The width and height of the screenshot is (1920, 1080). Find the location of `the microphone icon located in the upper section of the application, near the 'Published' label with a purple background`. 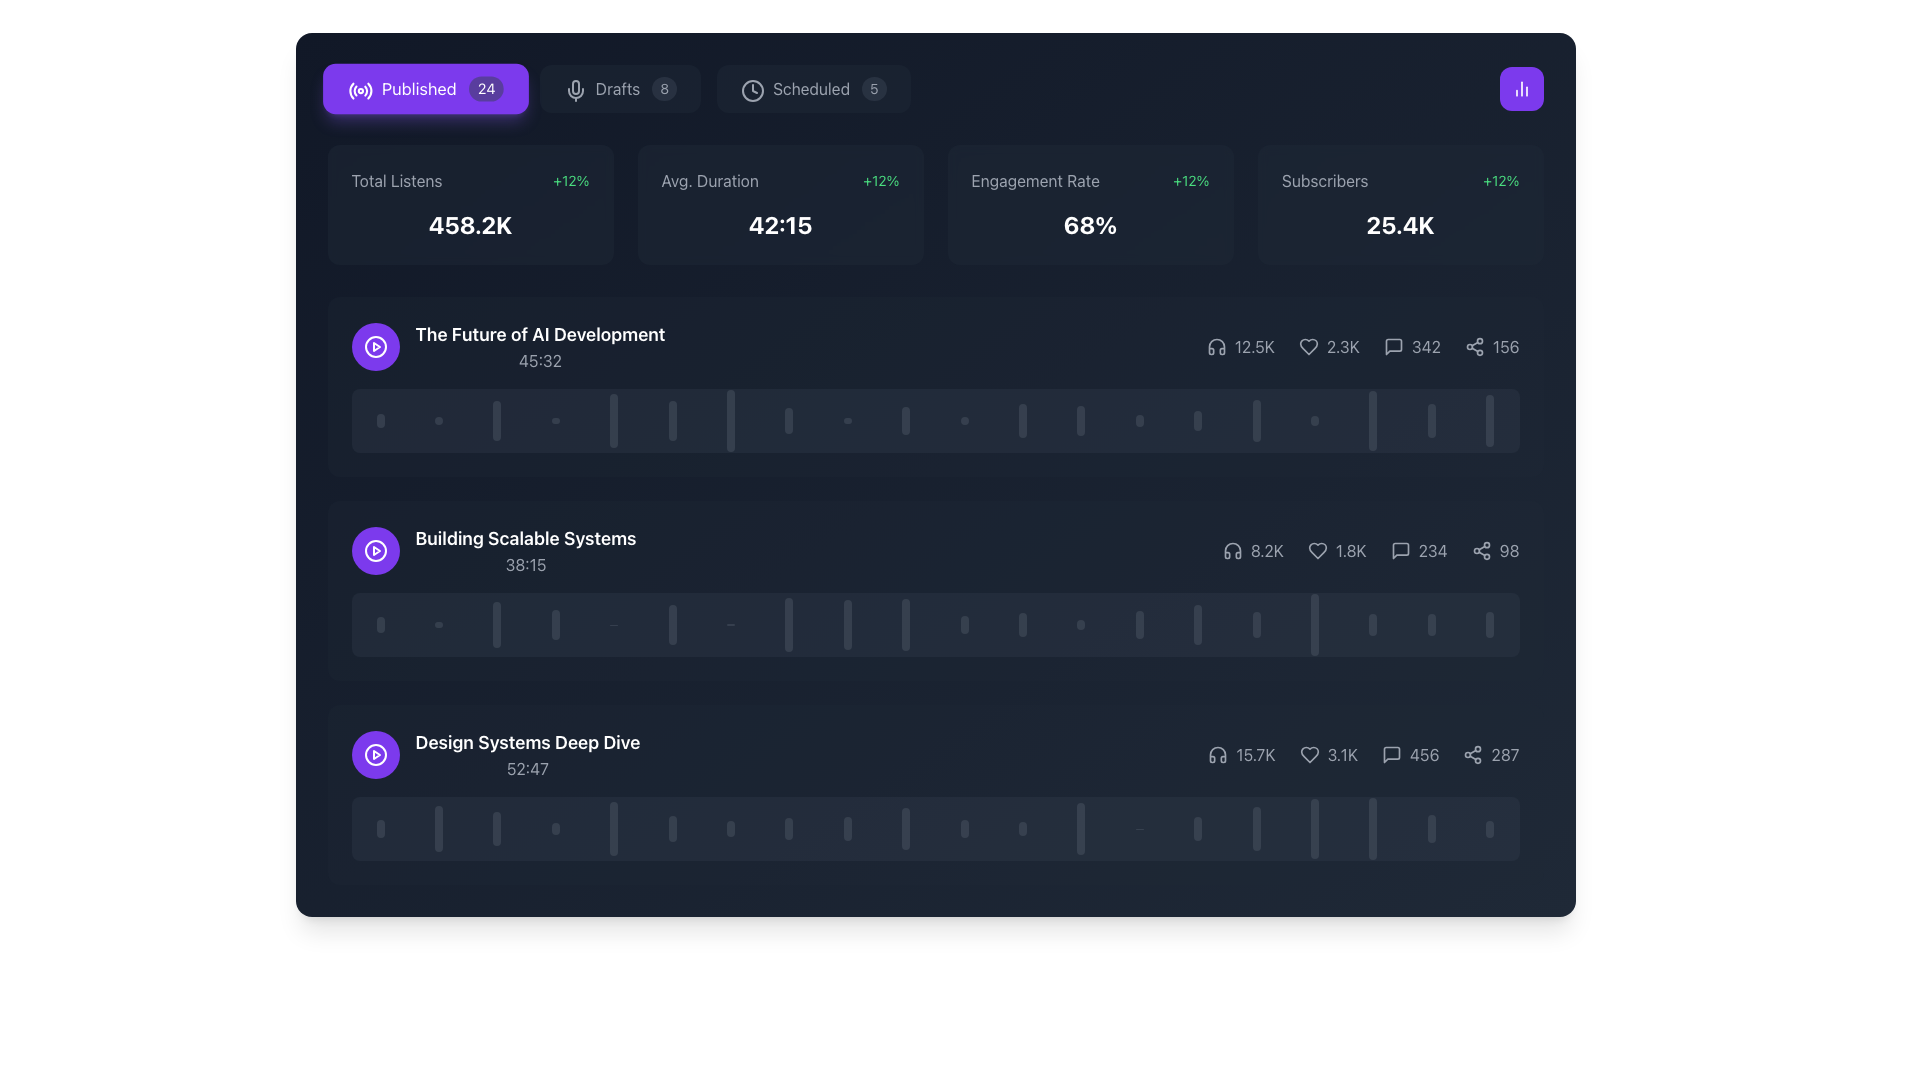

the microphone icon located in the upper section of the application, near the 'Published' label with a purple background is located at coordinates (574, 86).